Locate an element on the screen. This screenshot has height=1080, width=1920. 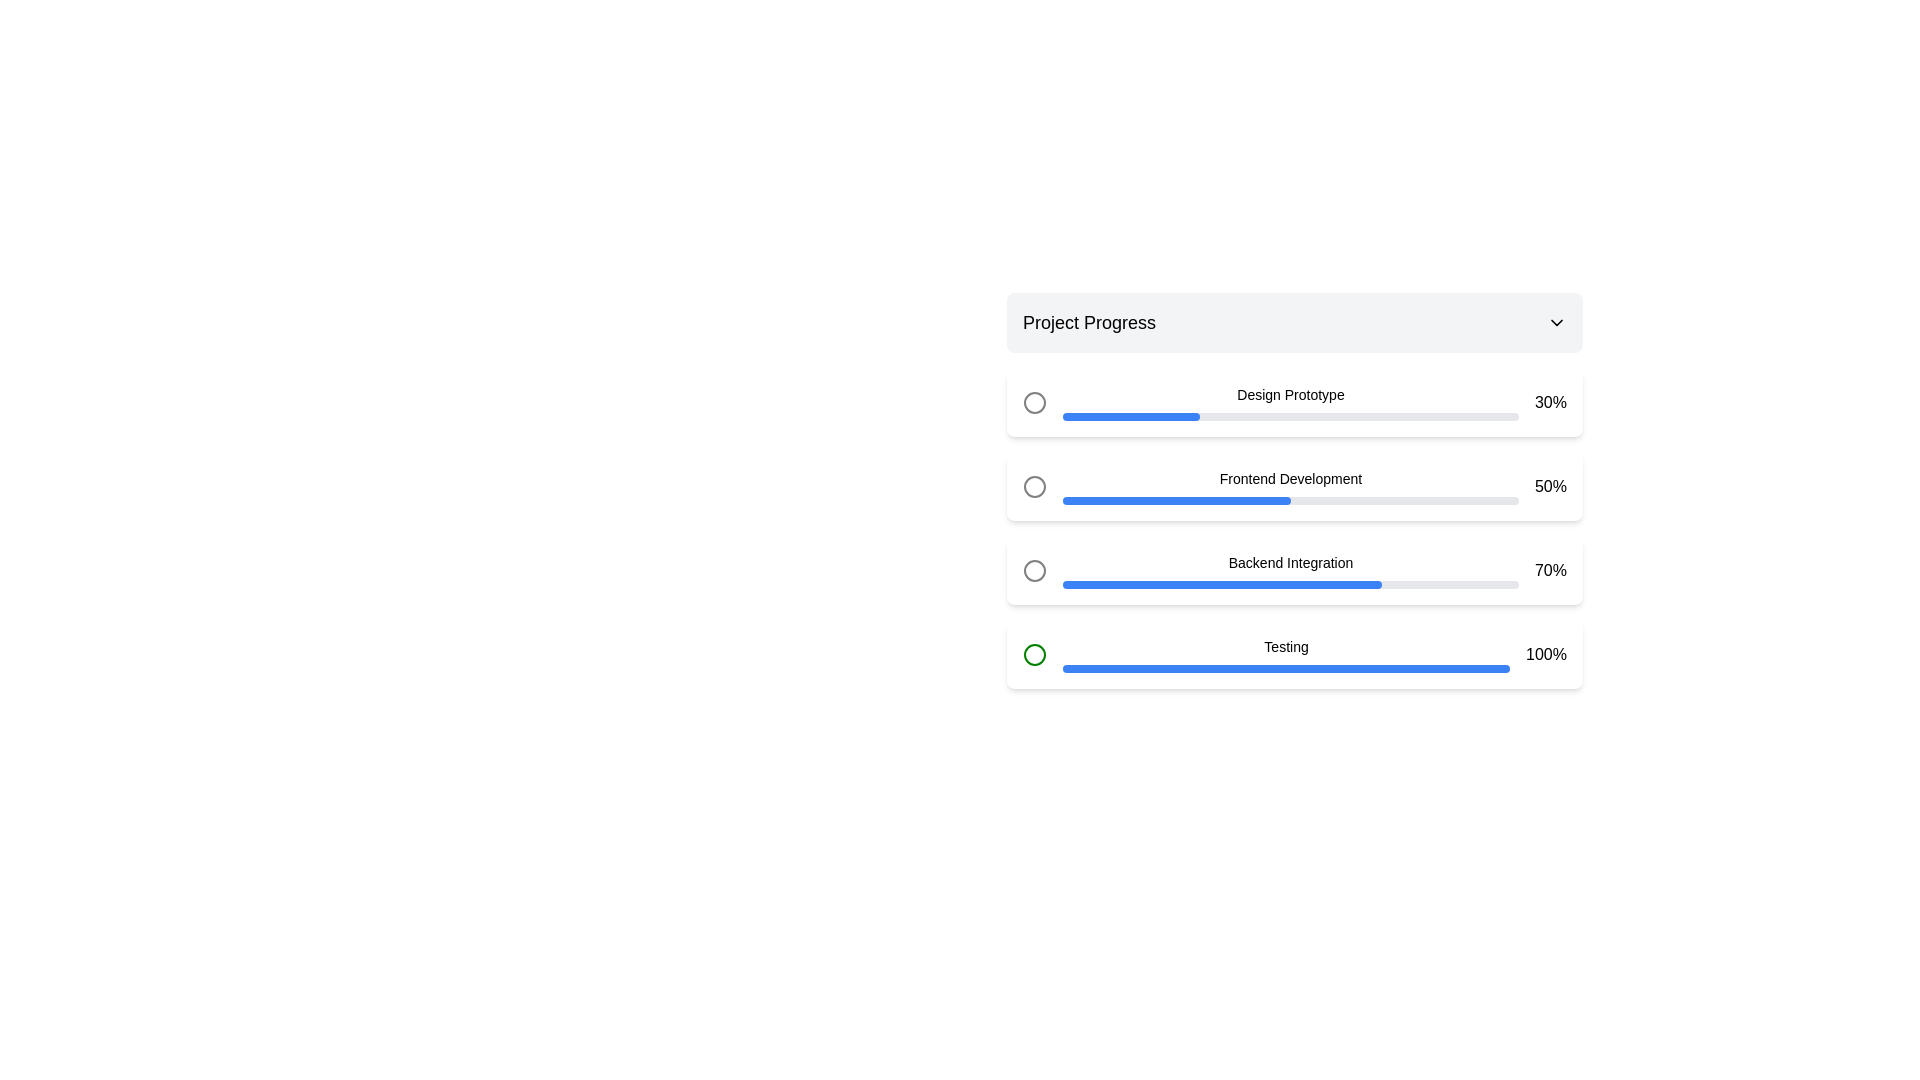
the SVG Circle Element that visually represents the state or progress of the Testing stage in the project tracker is located at coordinates (1035, 655).